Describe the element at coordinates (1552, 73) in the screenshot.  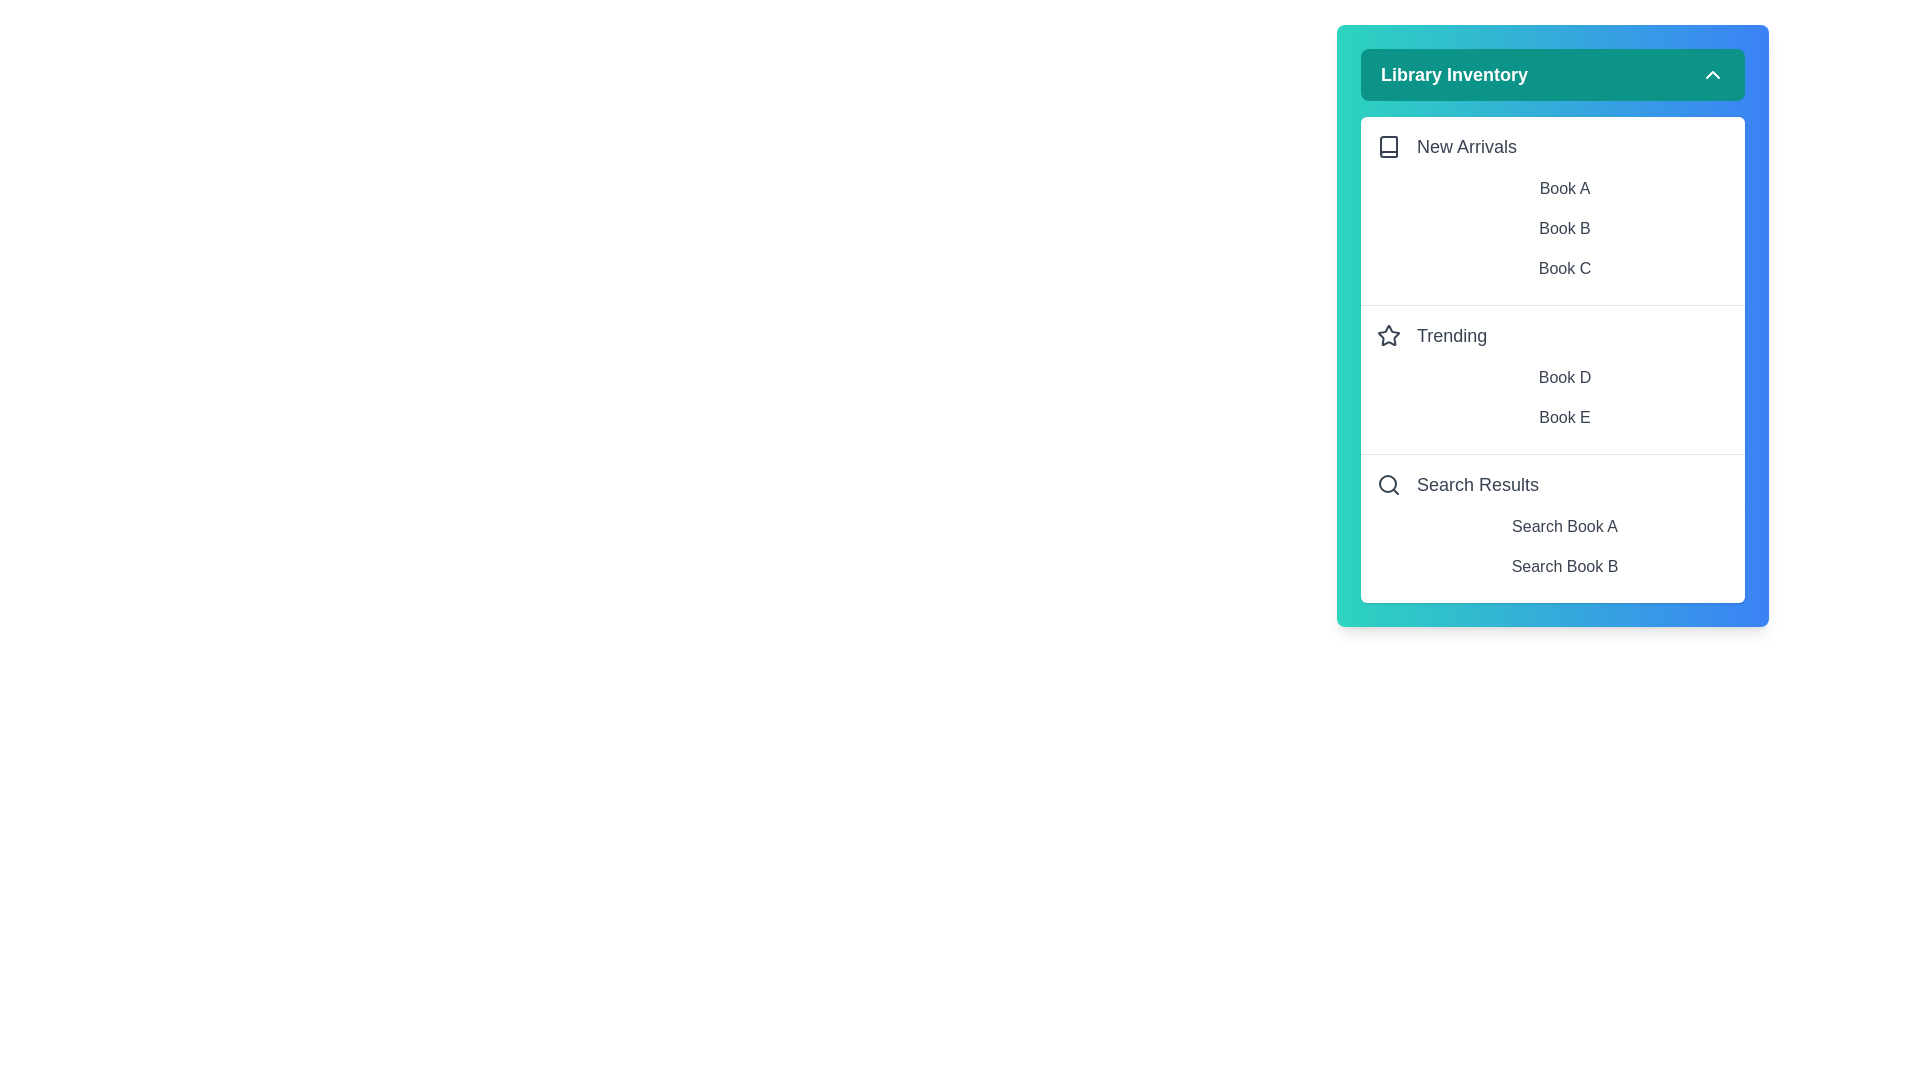
I see `the 'Library Inventory' button to toggle the menu` at that location.